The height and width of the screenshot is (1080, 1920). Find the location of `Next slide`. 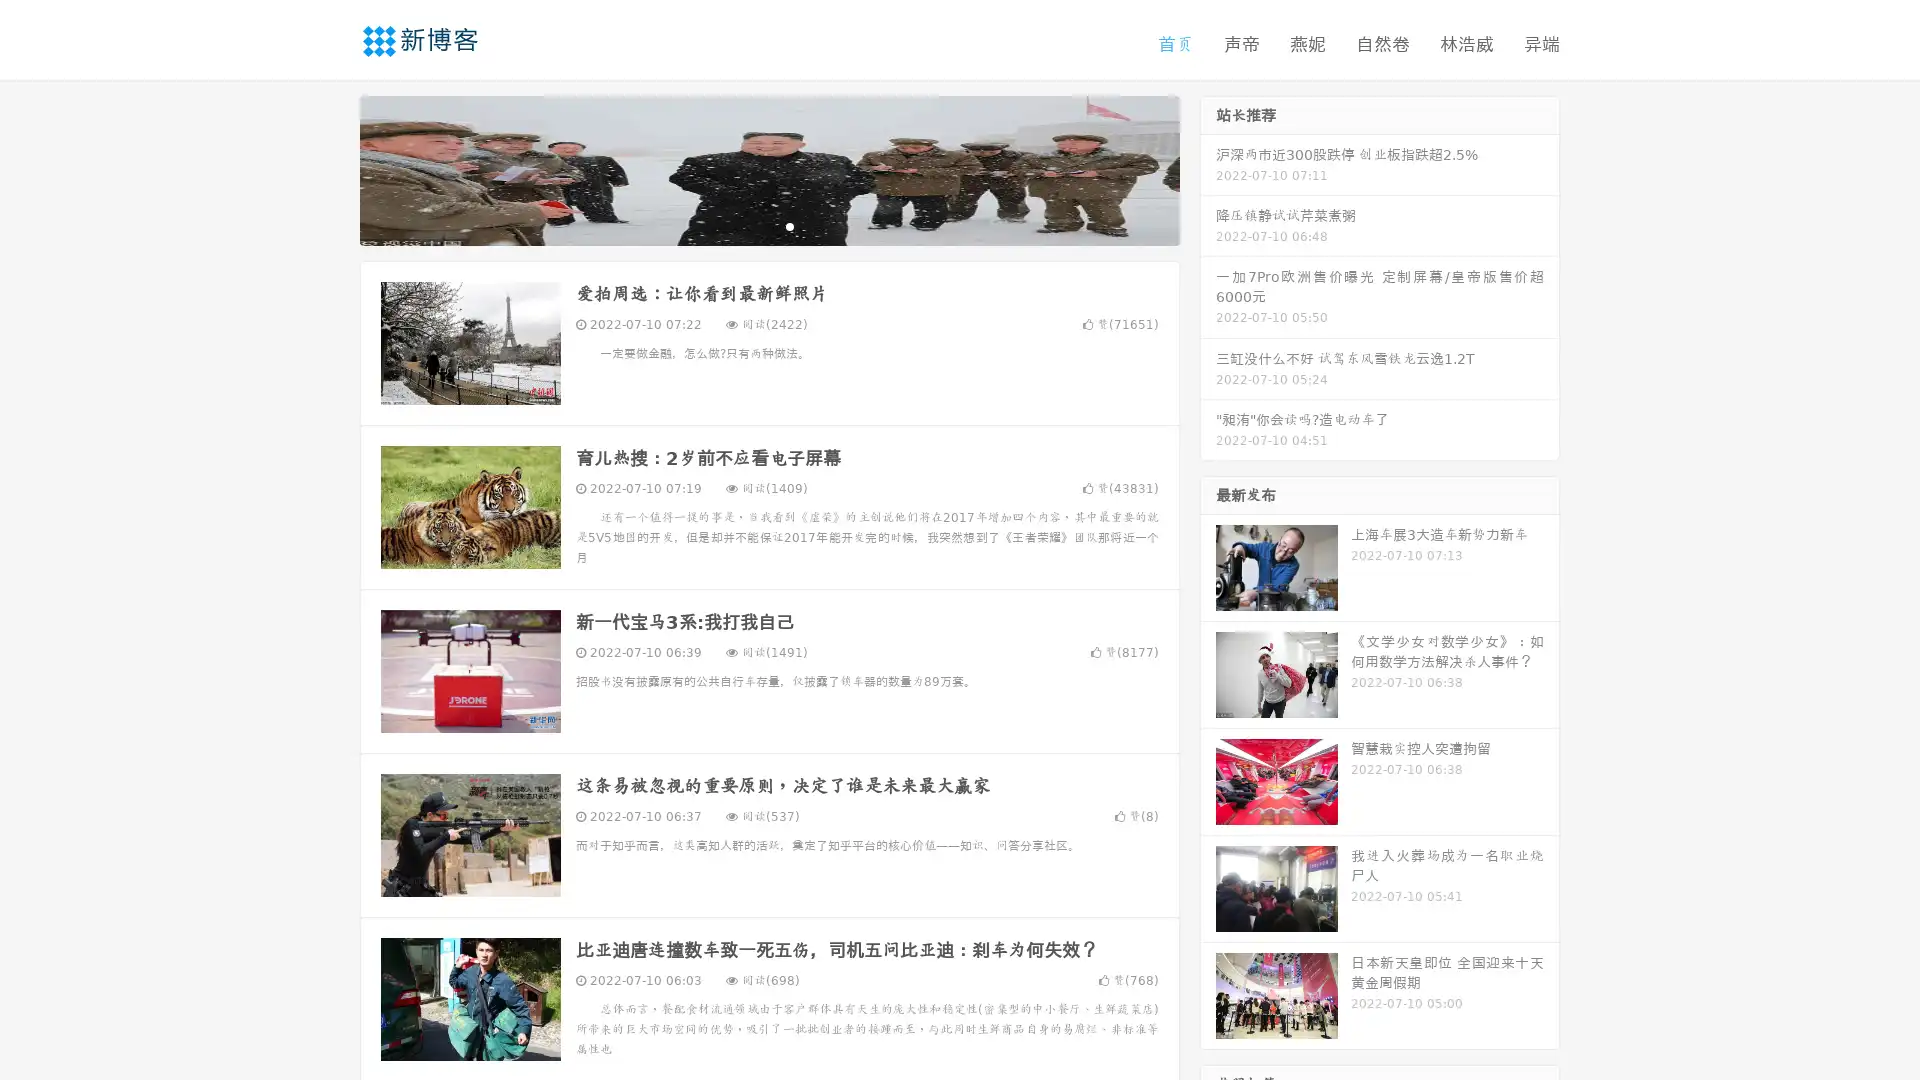

Next slide is located at coordinates (1208, 168).